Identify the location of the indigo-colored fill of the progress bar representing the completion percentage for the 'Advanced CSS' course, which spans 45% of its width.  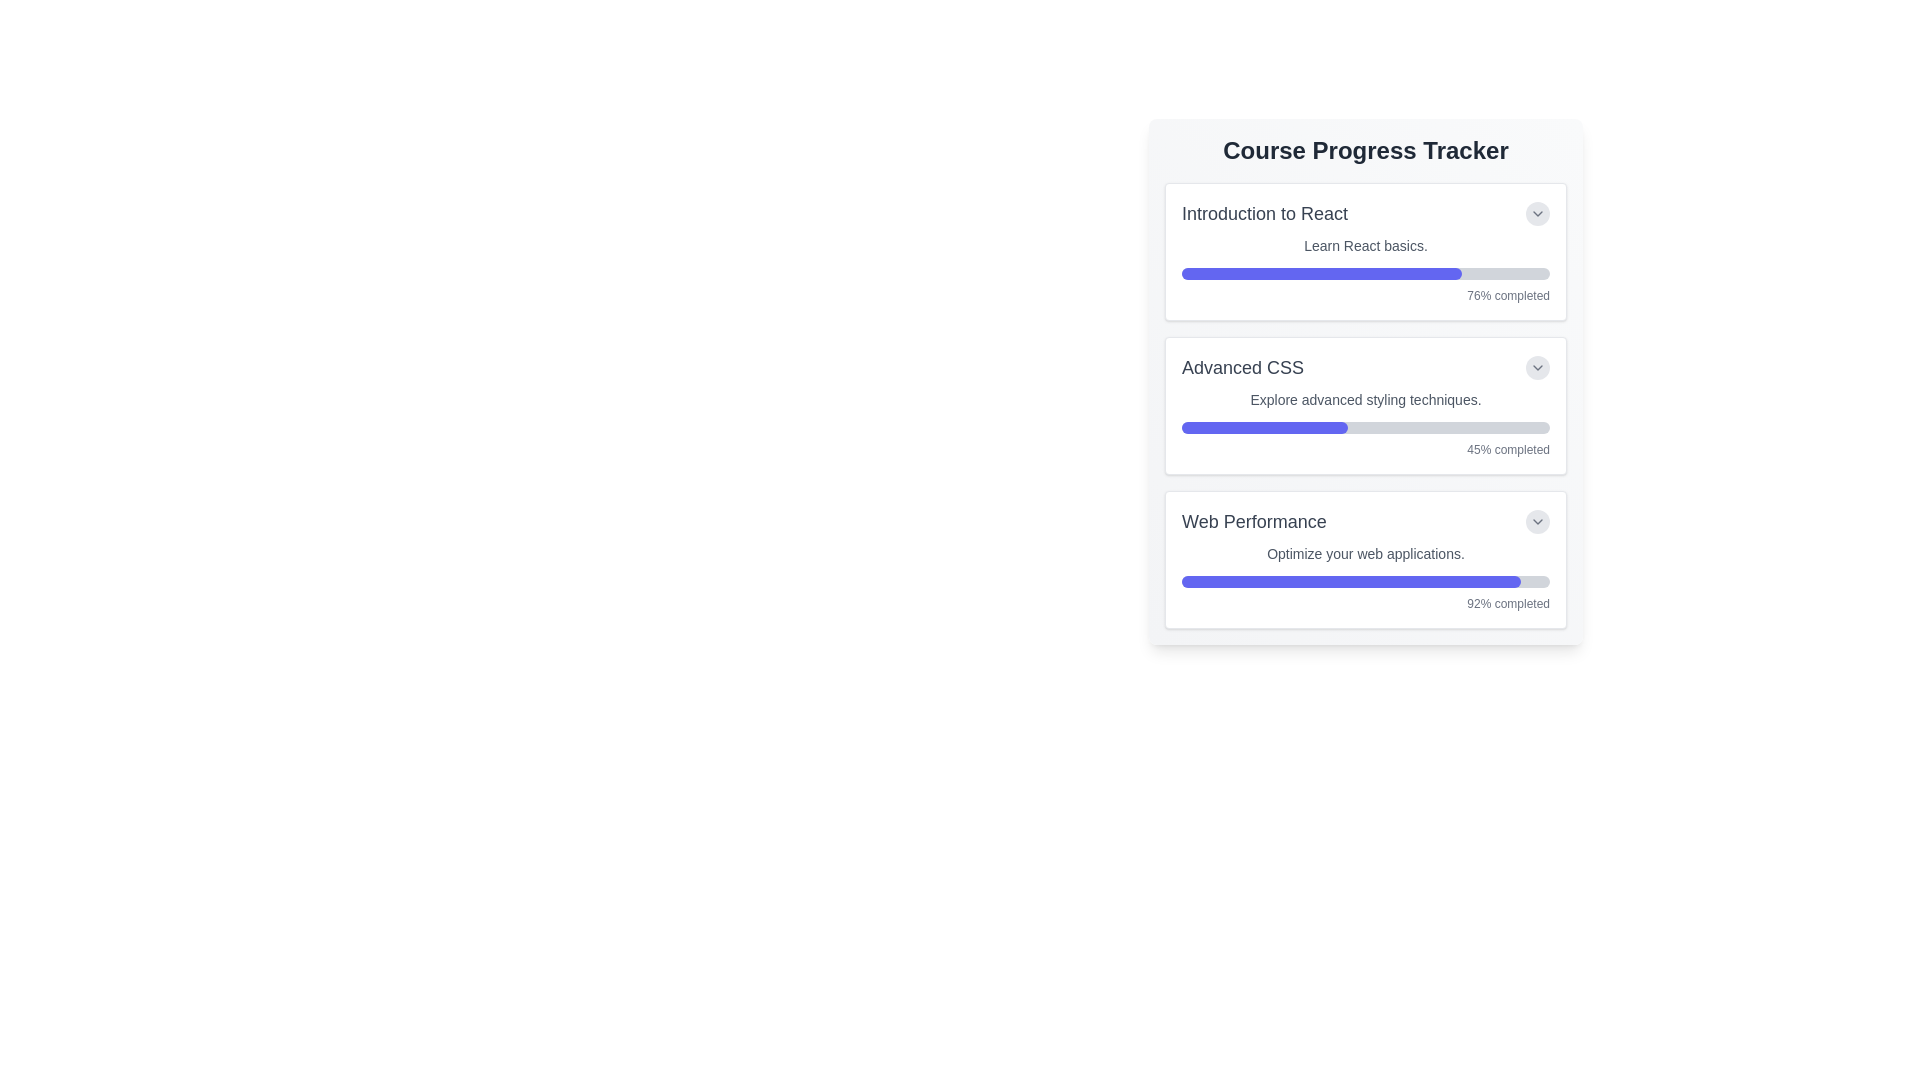
(1263, 427).